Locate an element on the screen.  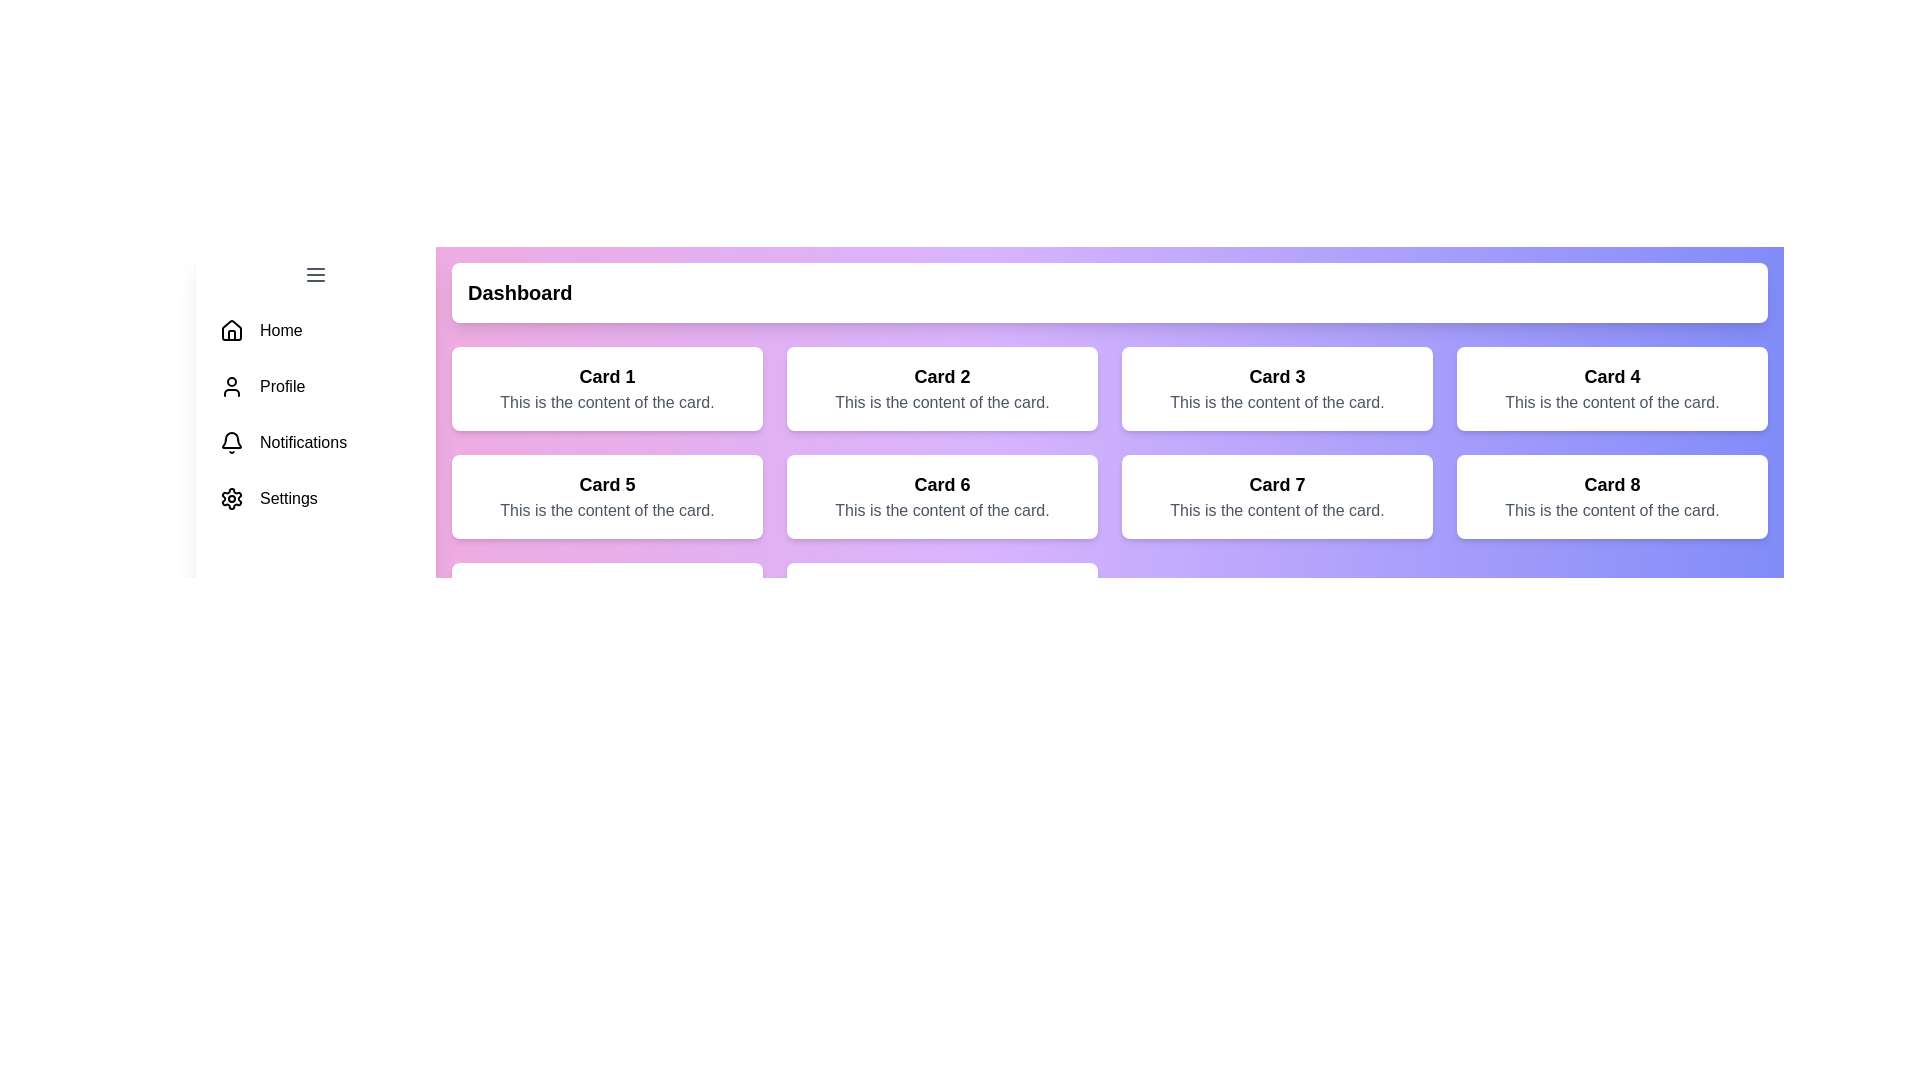
the menu item Profile to highlight it is located at coordinates (315, 386).